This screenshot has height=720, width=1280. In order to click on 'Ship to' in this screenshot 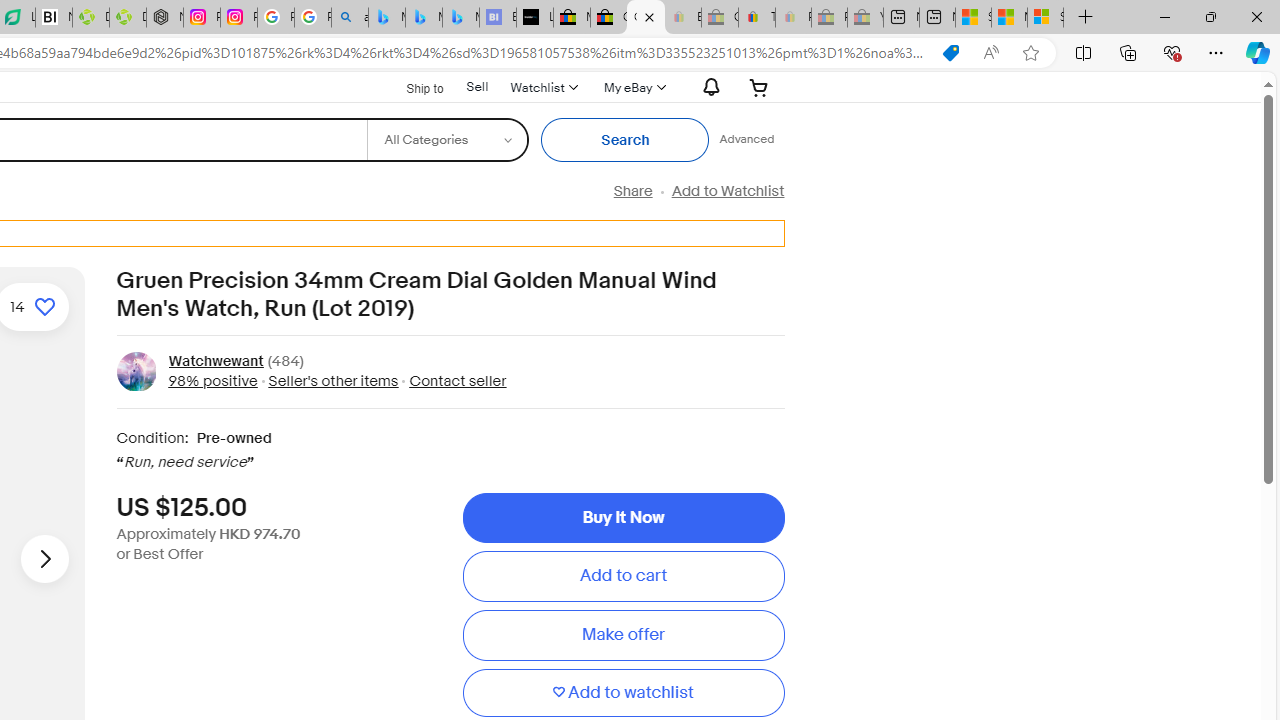, I will do `click(411, 85)`.